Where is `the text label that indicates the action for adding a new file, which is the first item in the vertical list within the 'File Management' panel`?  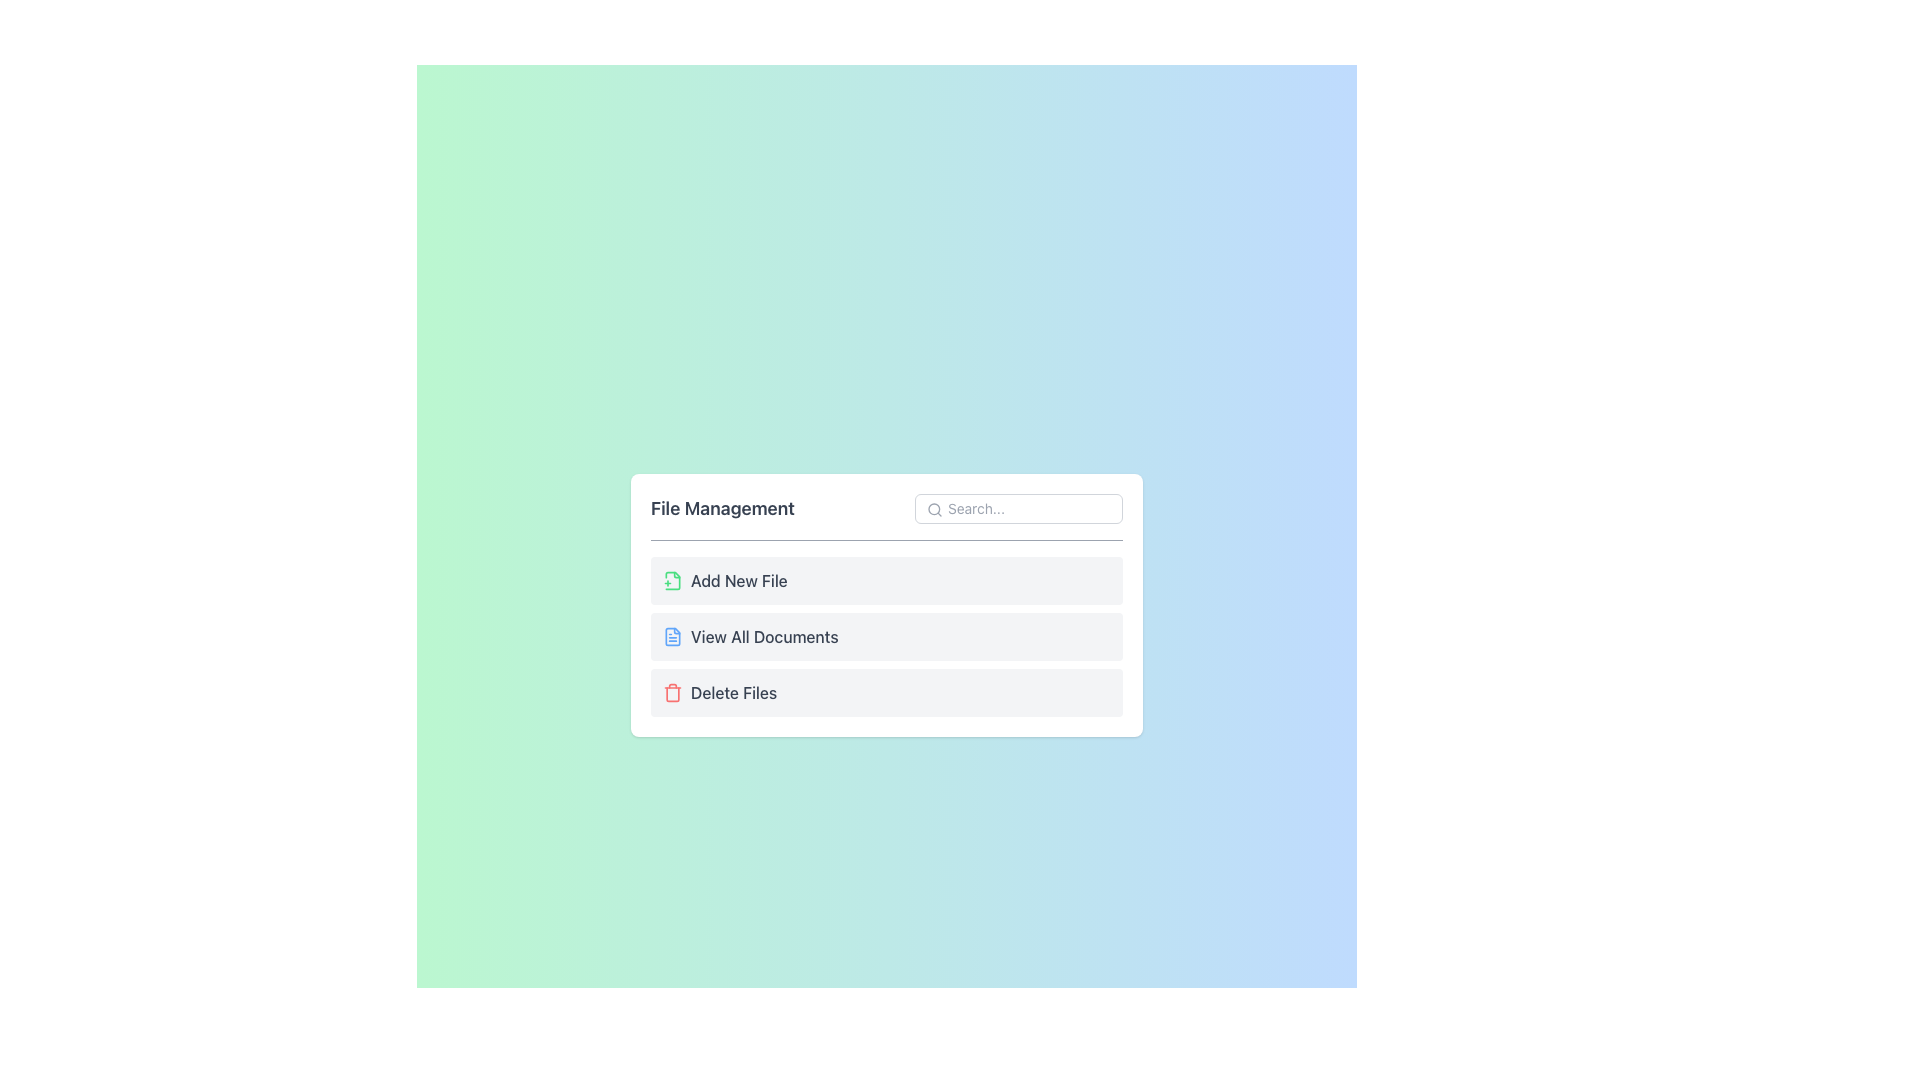 the text label that indicates the action for adding a new file, which is the first item in the vertical list within the 'File Management' panel is located at coordinates (738, 580).